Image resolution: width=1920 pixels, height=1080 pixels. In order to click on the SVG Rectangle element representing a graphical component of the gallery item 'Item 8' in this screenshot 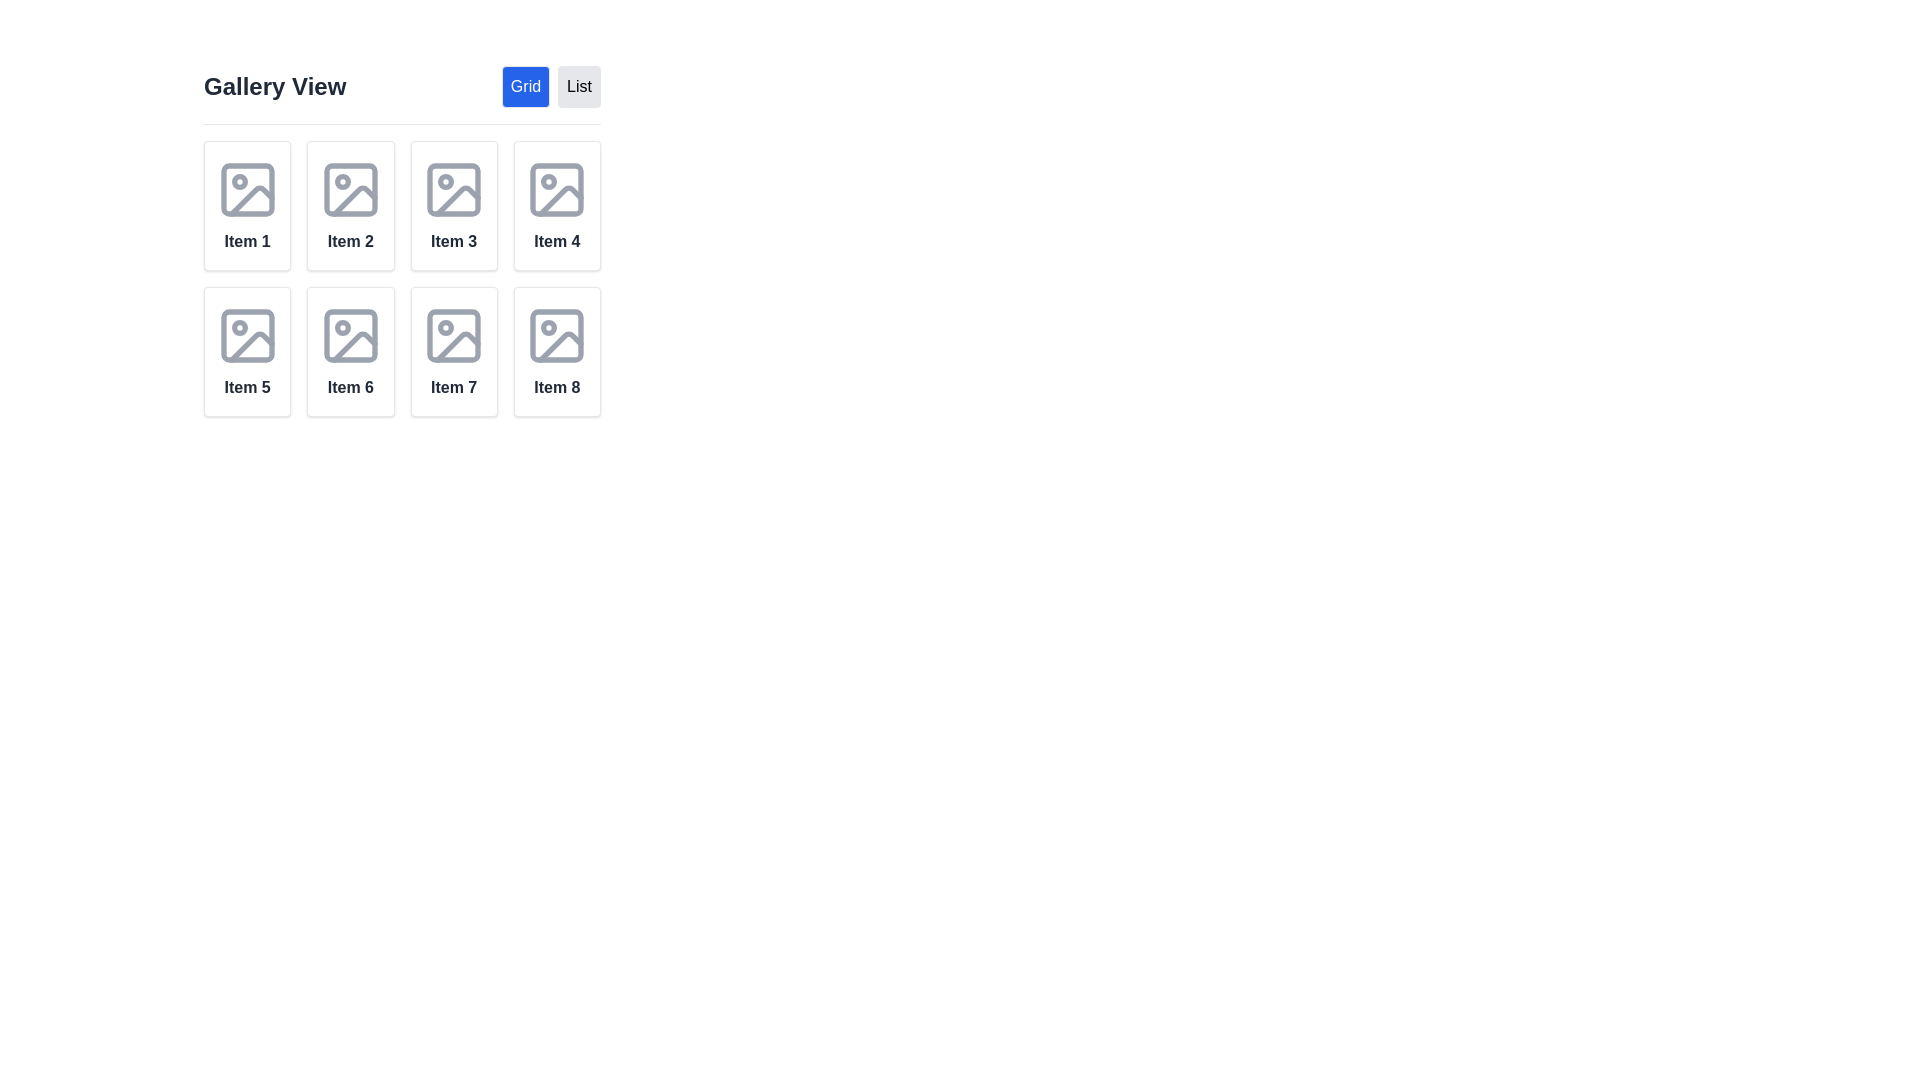, I will do `click(557, 334)`.